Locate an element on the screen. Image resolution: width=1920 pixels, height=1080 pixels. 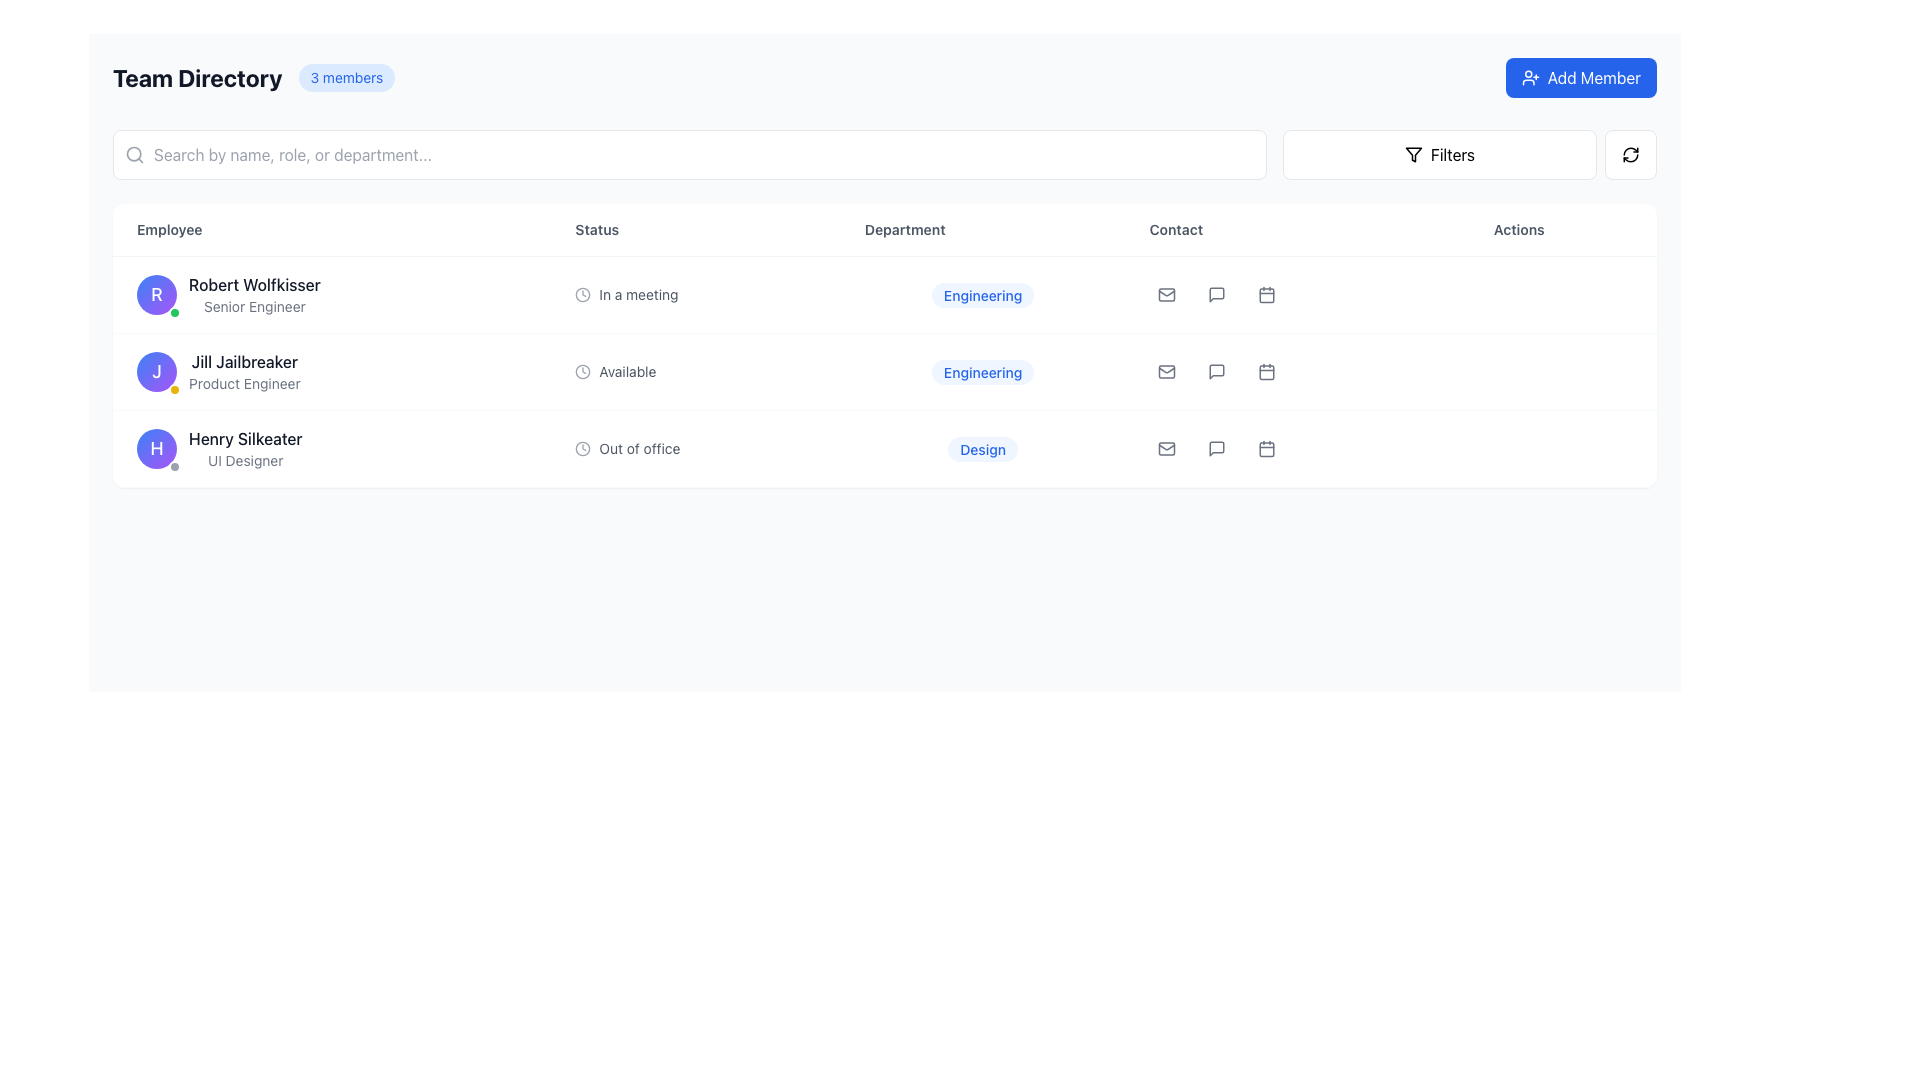
the decorative circle graphic element located at the center of the search icon in the search bar at the top of the interface is located at coordinates (133, 153).